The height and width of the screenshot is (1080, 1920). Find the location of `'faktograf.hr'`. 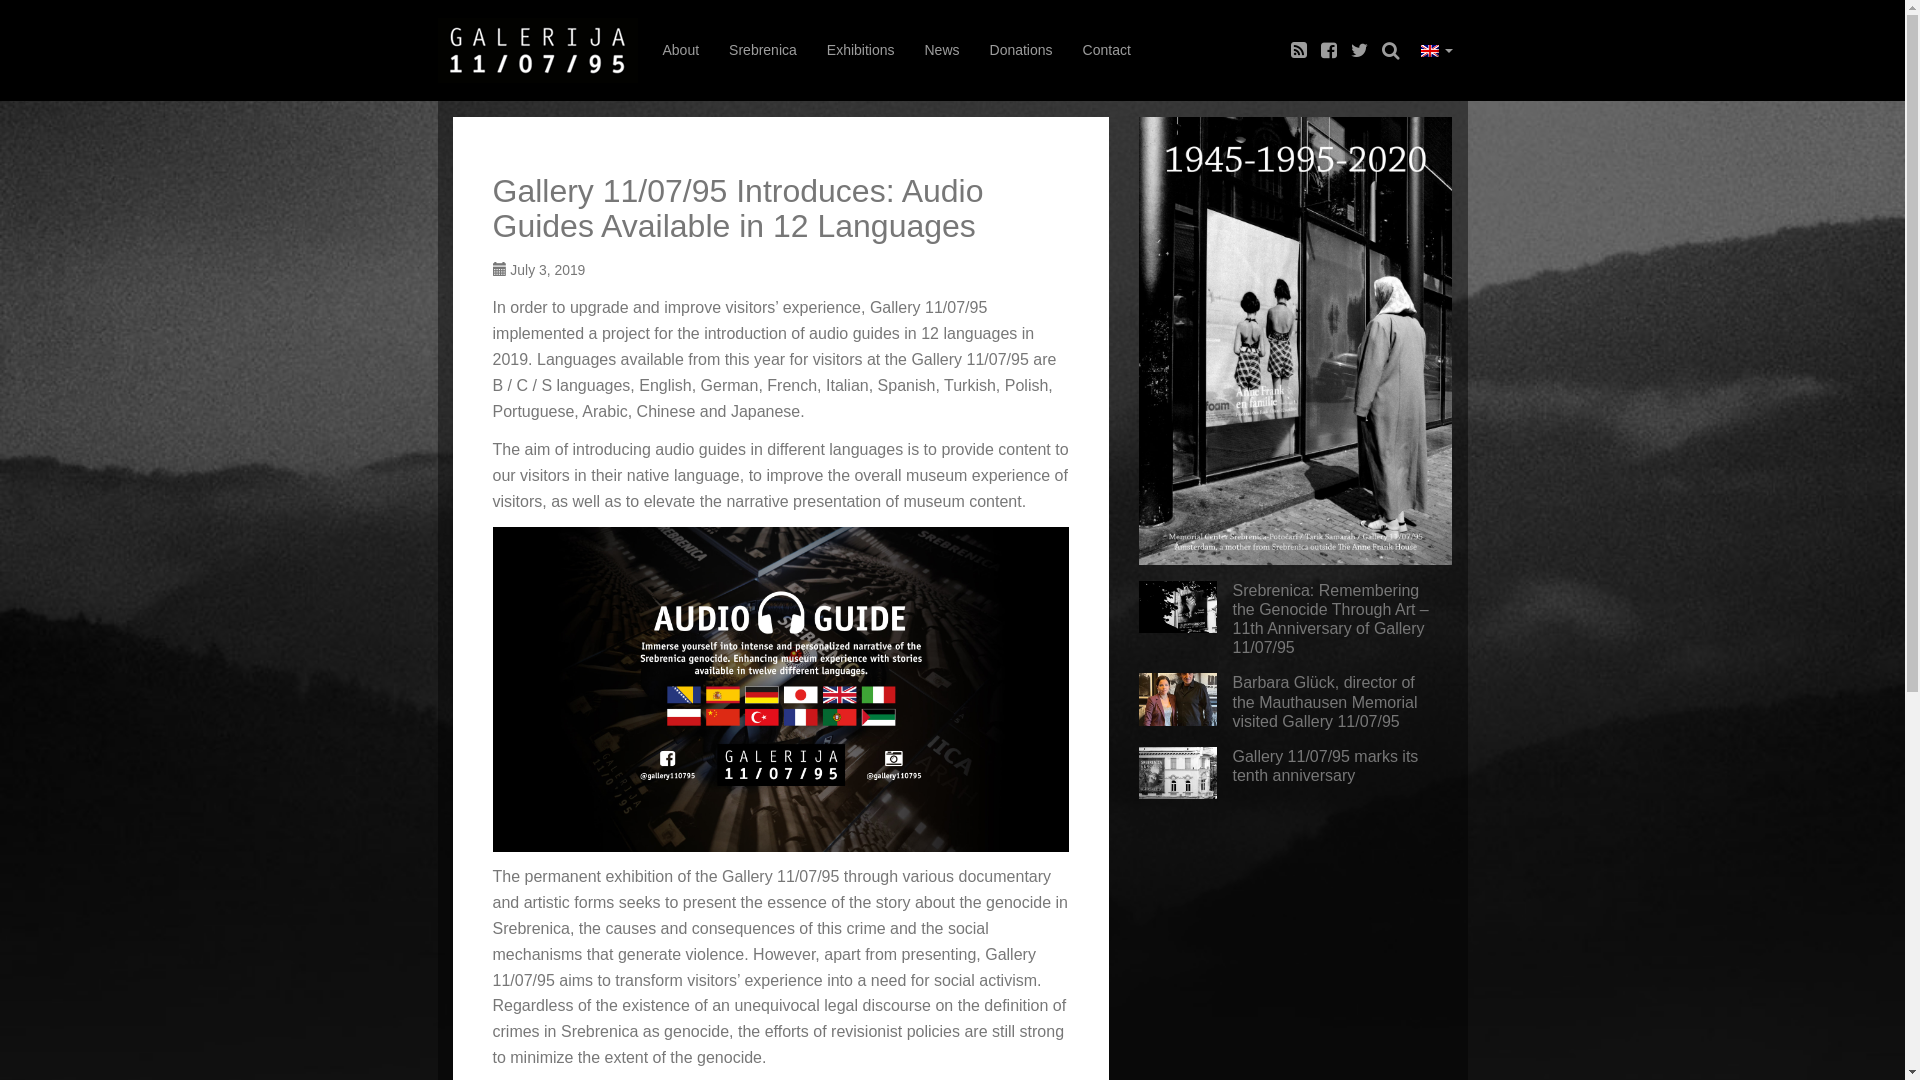

'faktograf.hr' is located at coordinates (537, 49).